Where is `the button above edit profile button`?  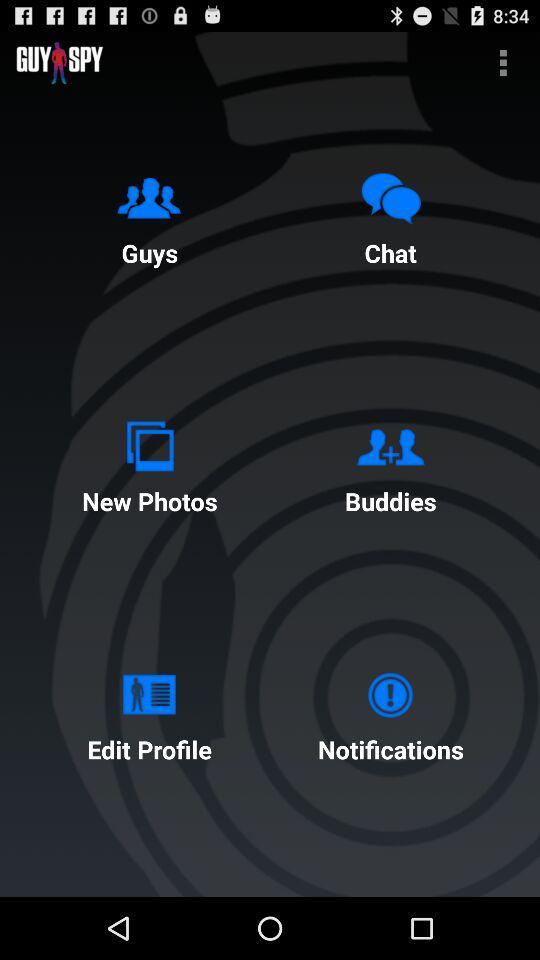
the button above edit profile button is located at coordinates (148, 463).